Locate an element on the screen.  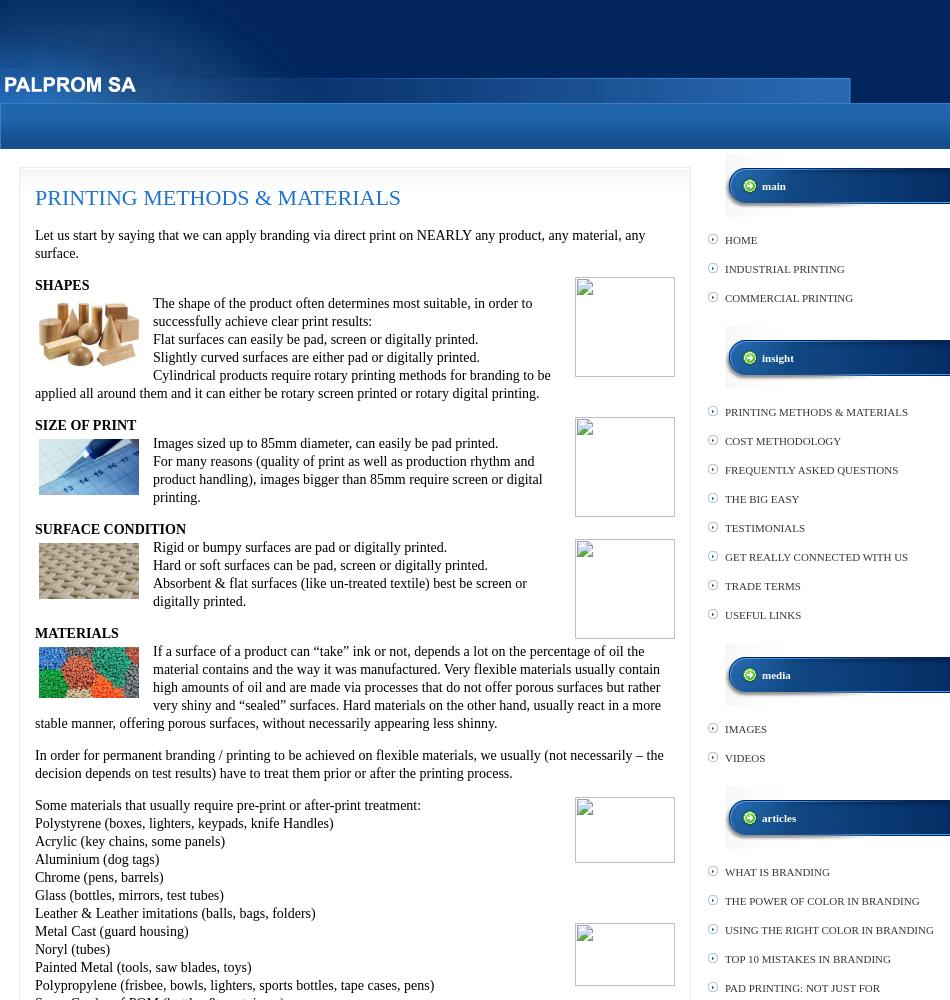
'INDUSTRIAL PRINTING' is located at coordinates (783, 269).